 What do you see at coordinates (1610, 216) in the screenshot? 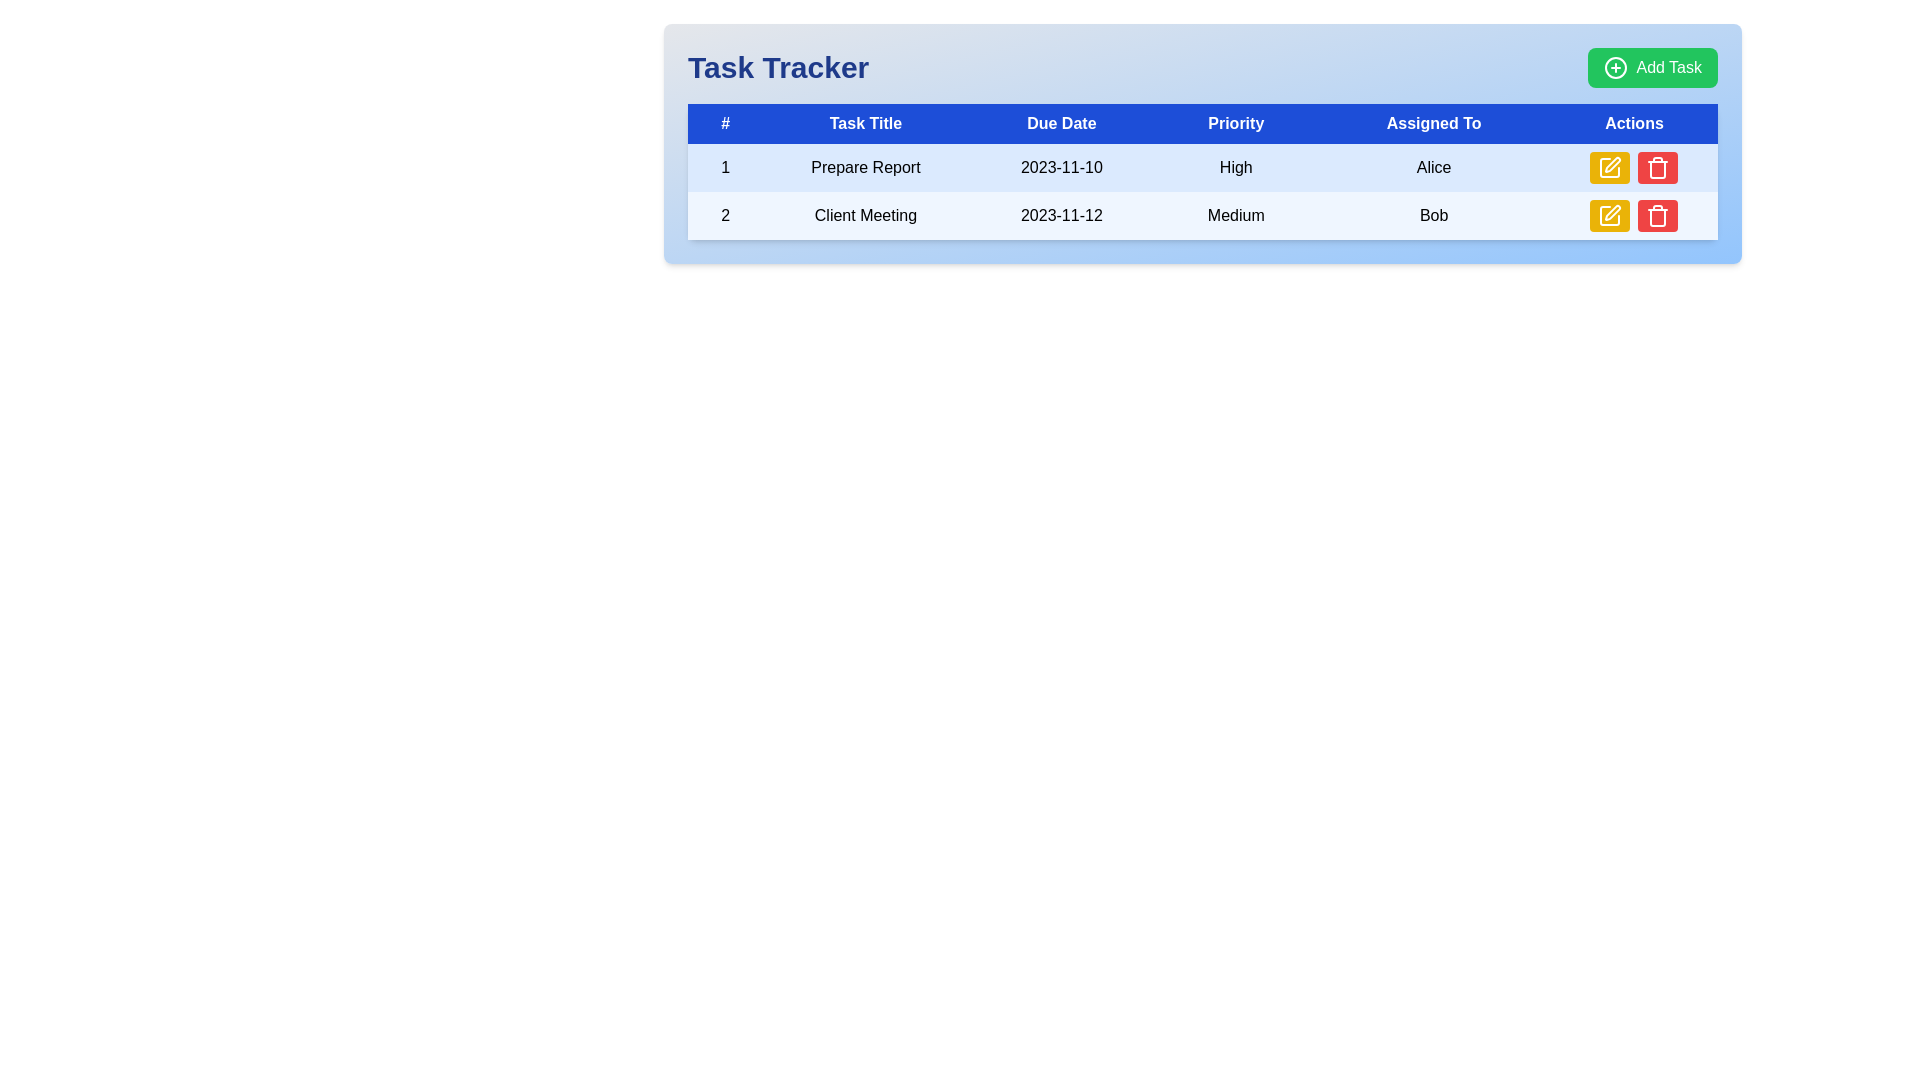
I see `the pencil icon inside a yellow square located in the second row of the 'Actions' column in the 'Task Tracker' section to initiate editing for the associated task` at bounding box center [1610, 216].